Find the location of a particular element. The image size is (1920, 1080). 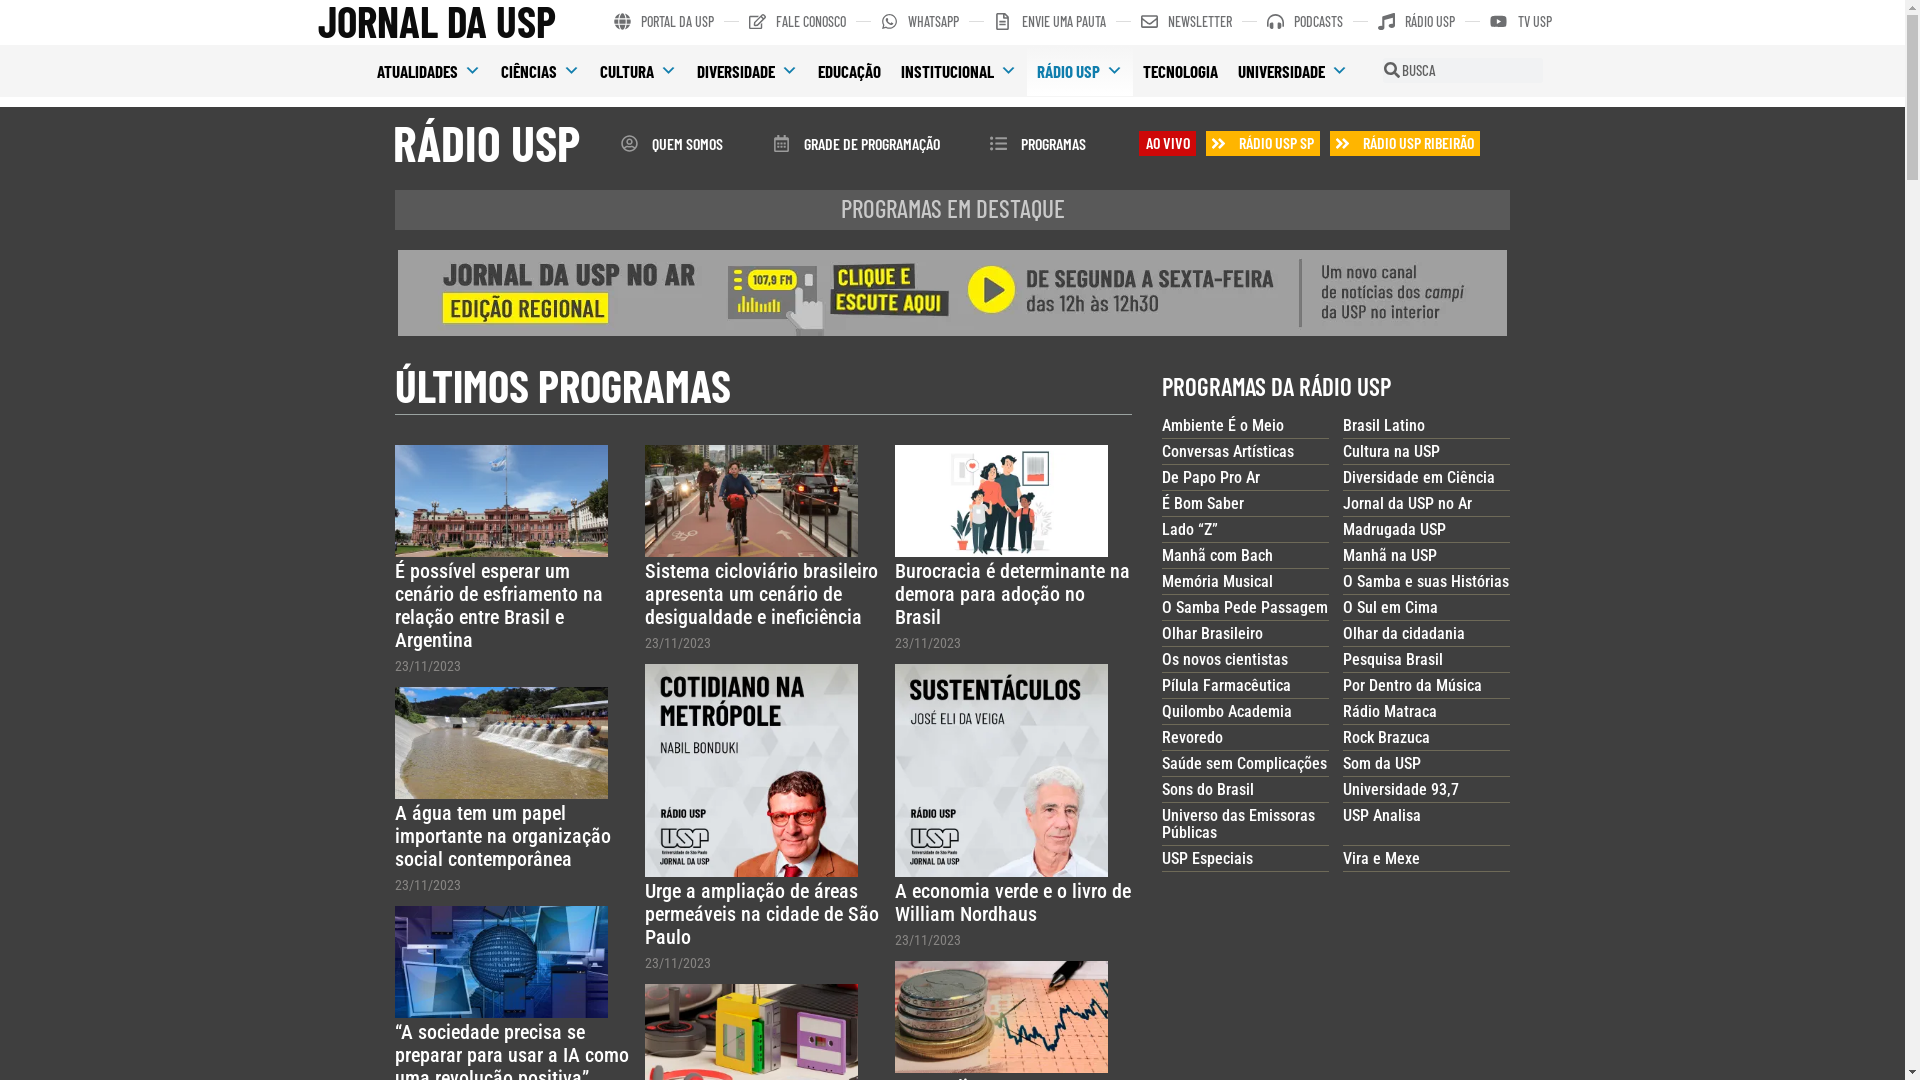

'ENVIE UMA PAUTA' is located at coordinates (993, 21).